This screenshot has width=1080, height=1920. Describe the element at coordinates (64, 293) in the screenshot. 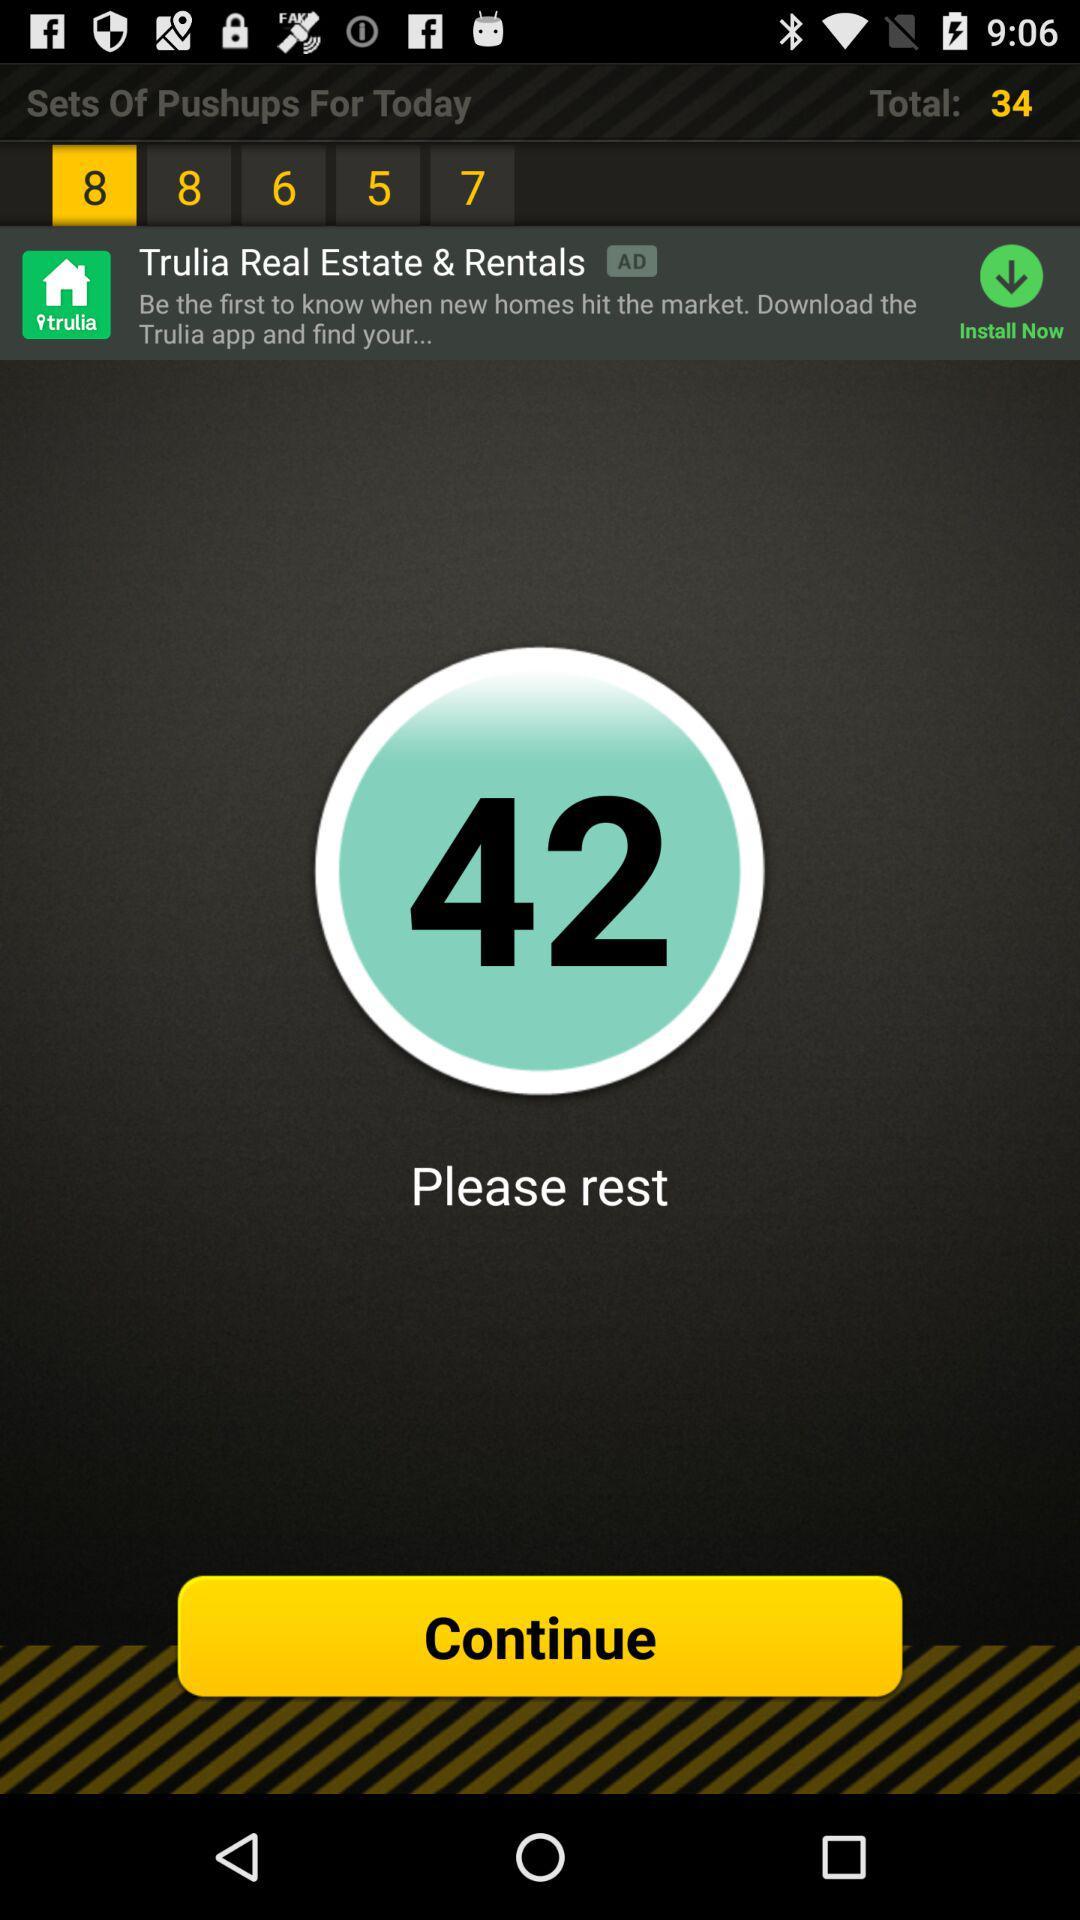

I see `icon next to trulia real estate` at that location.